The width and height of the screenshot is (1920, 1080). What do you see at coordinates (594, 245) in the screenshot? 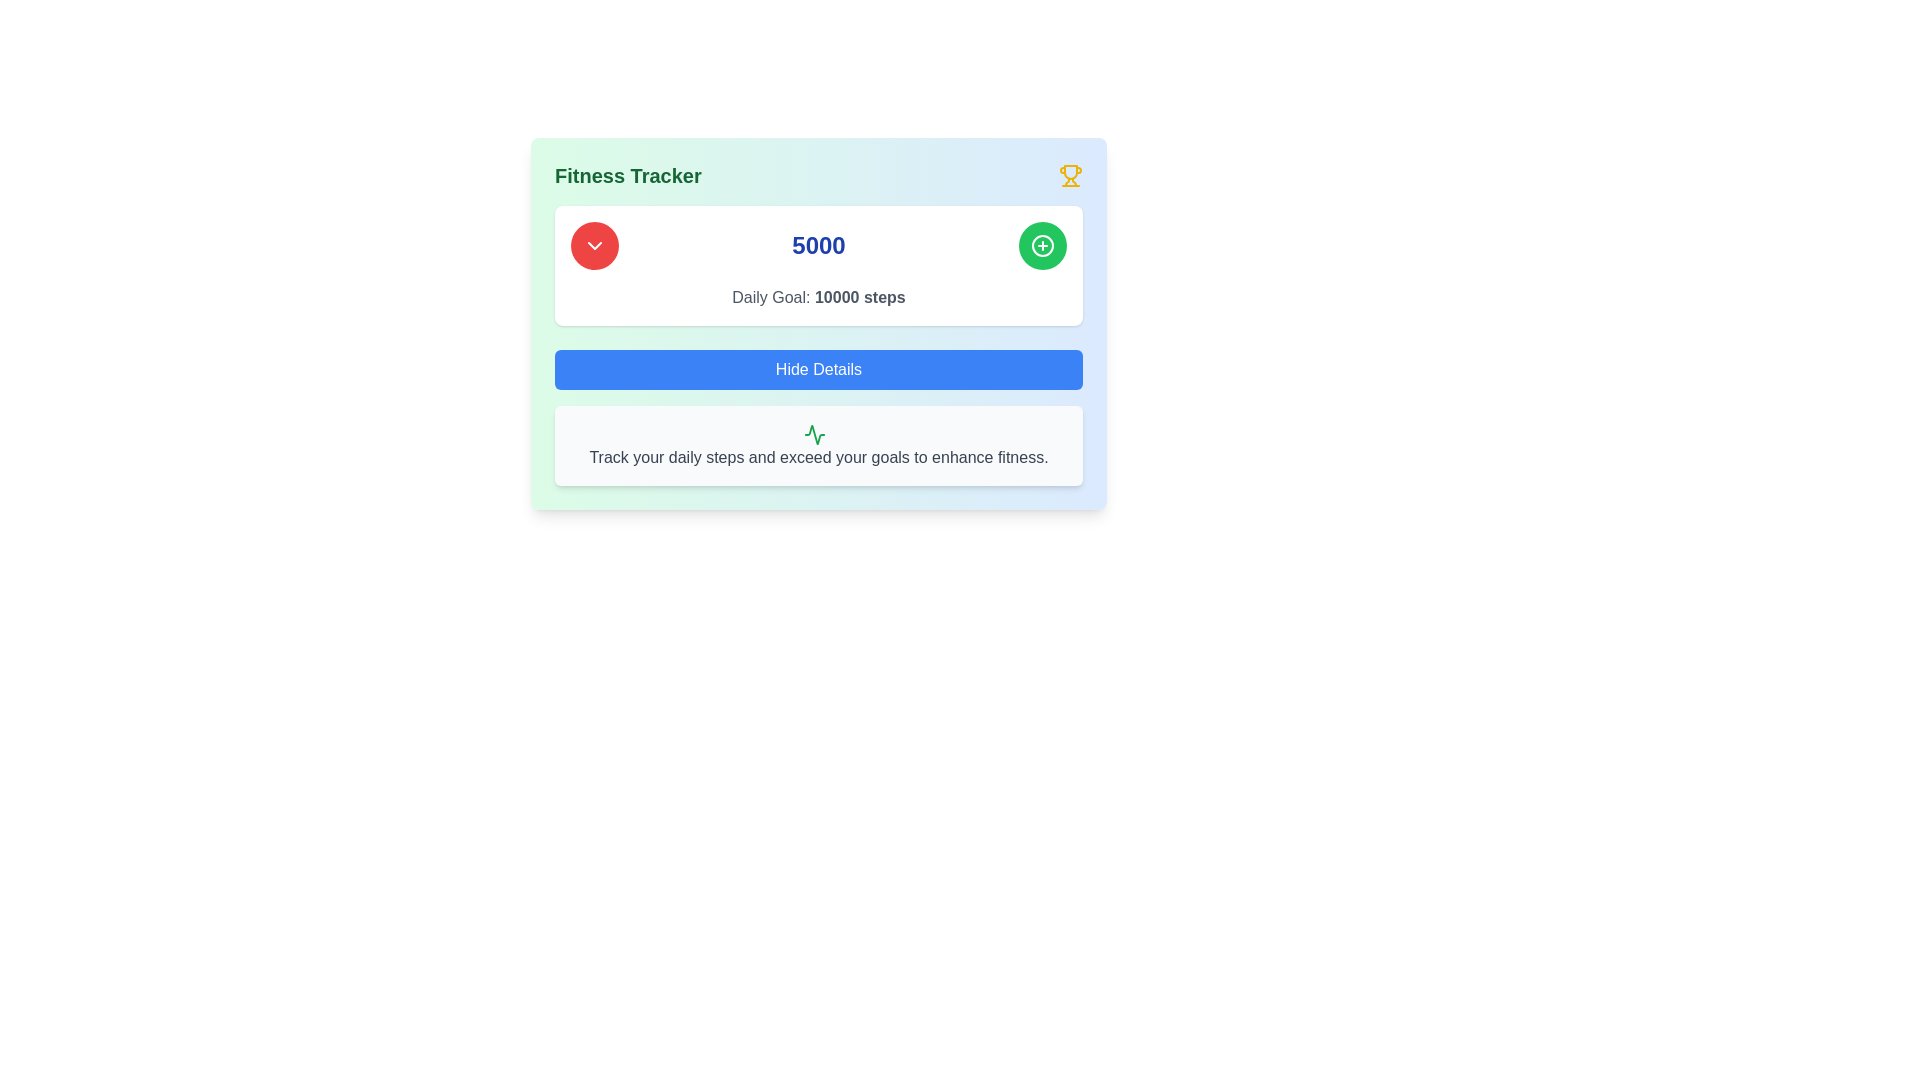
I see `the circular red button with a white downward arrow` at bounding box center [594, 245].